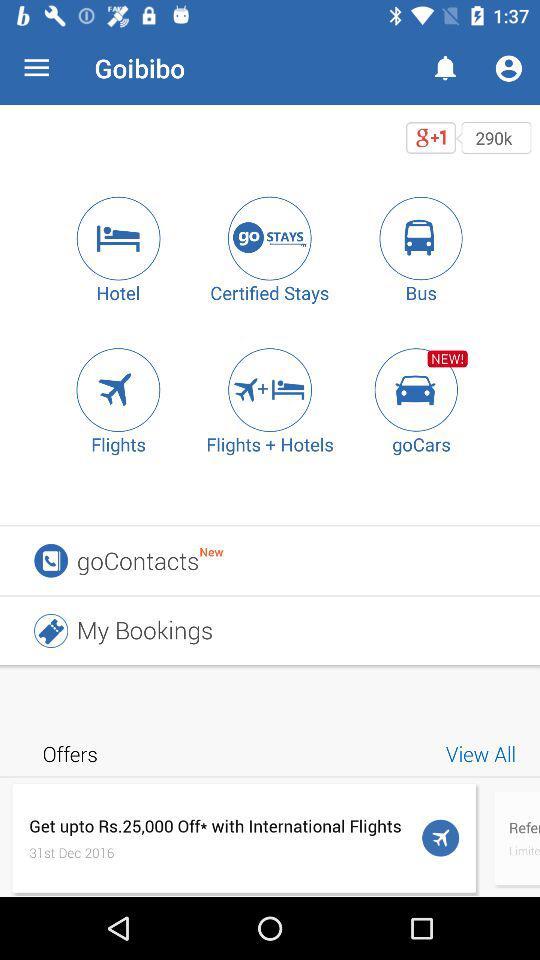 Image resolution: width=540 pixels, height=960 pixels. Describe the element at coordinates (420, 388) in the screenshot. I see `icon above the gocars icon` at that location.